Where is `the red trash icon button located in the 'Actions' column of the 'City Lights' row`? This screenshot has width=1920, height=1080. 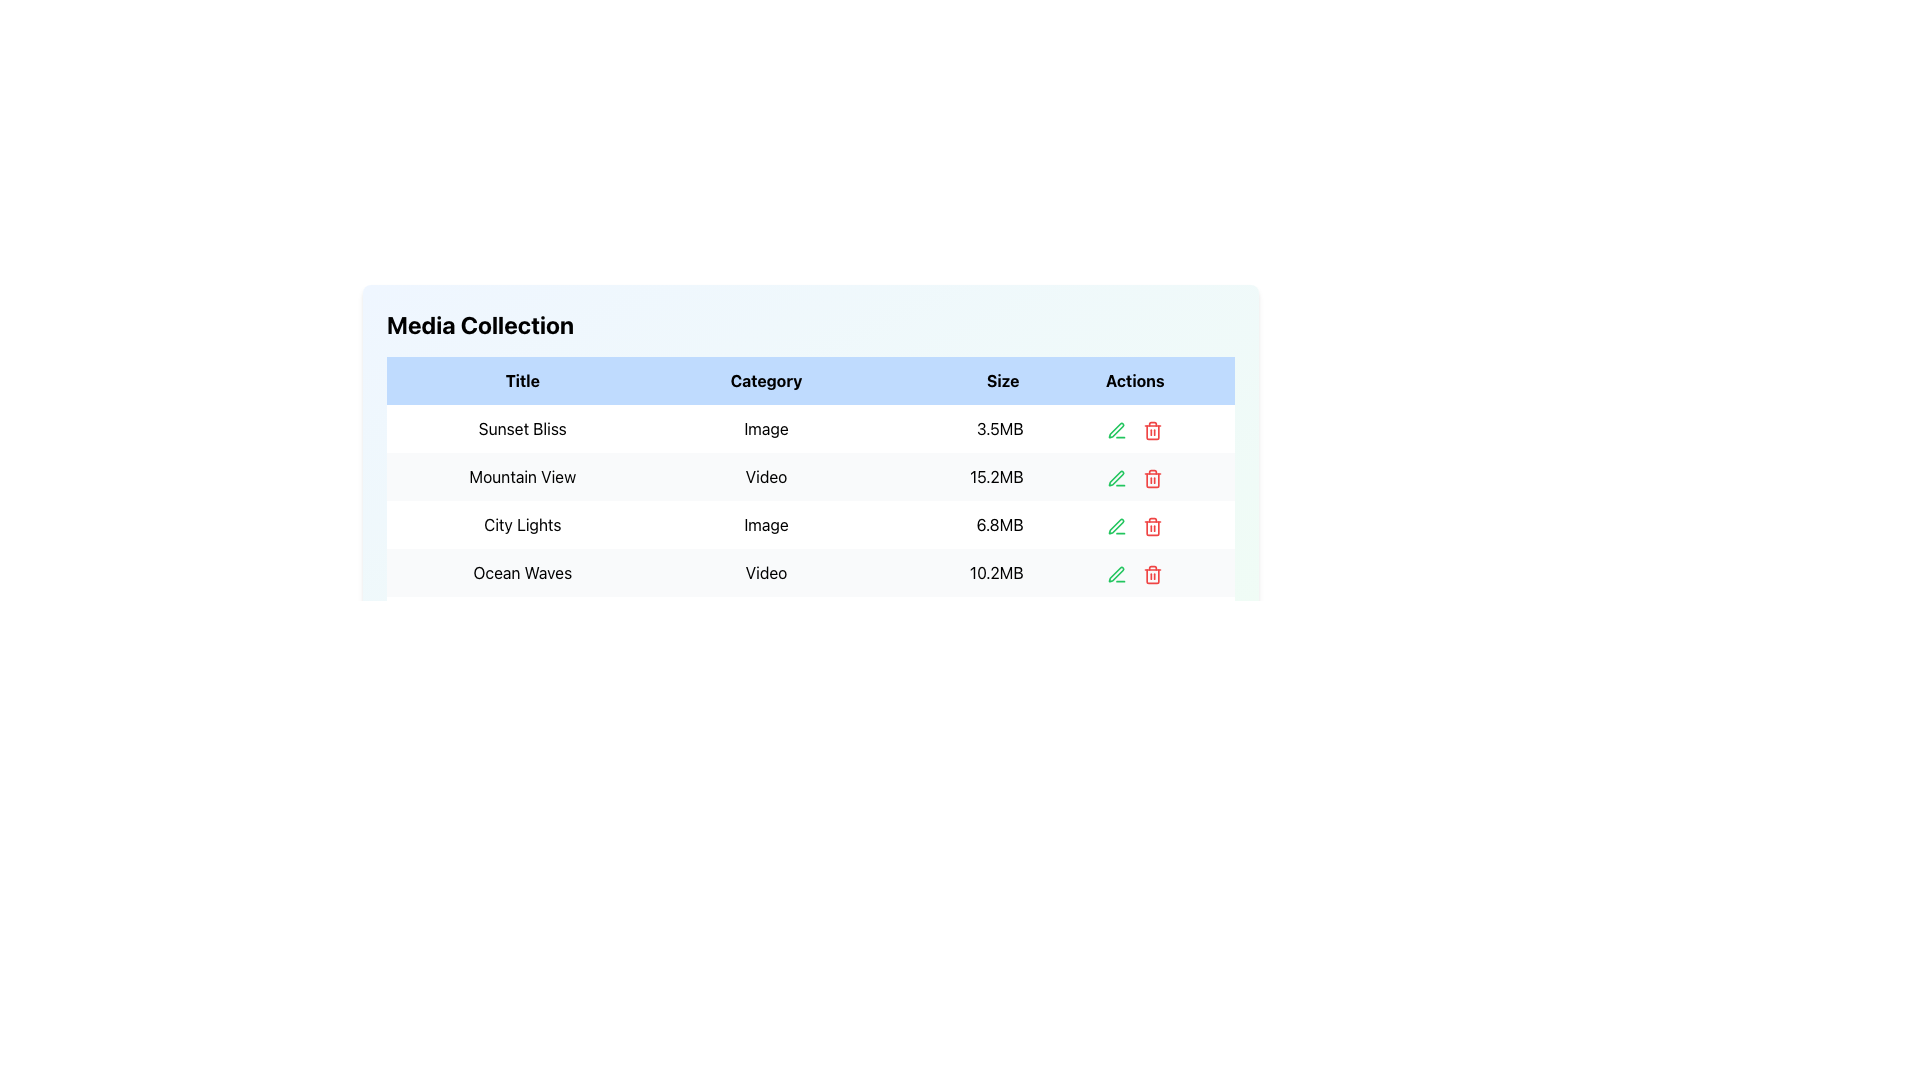 the red trash icon button located in the 'Actions' column of the 'City Lights' row is located at coordinates (1153, 523).